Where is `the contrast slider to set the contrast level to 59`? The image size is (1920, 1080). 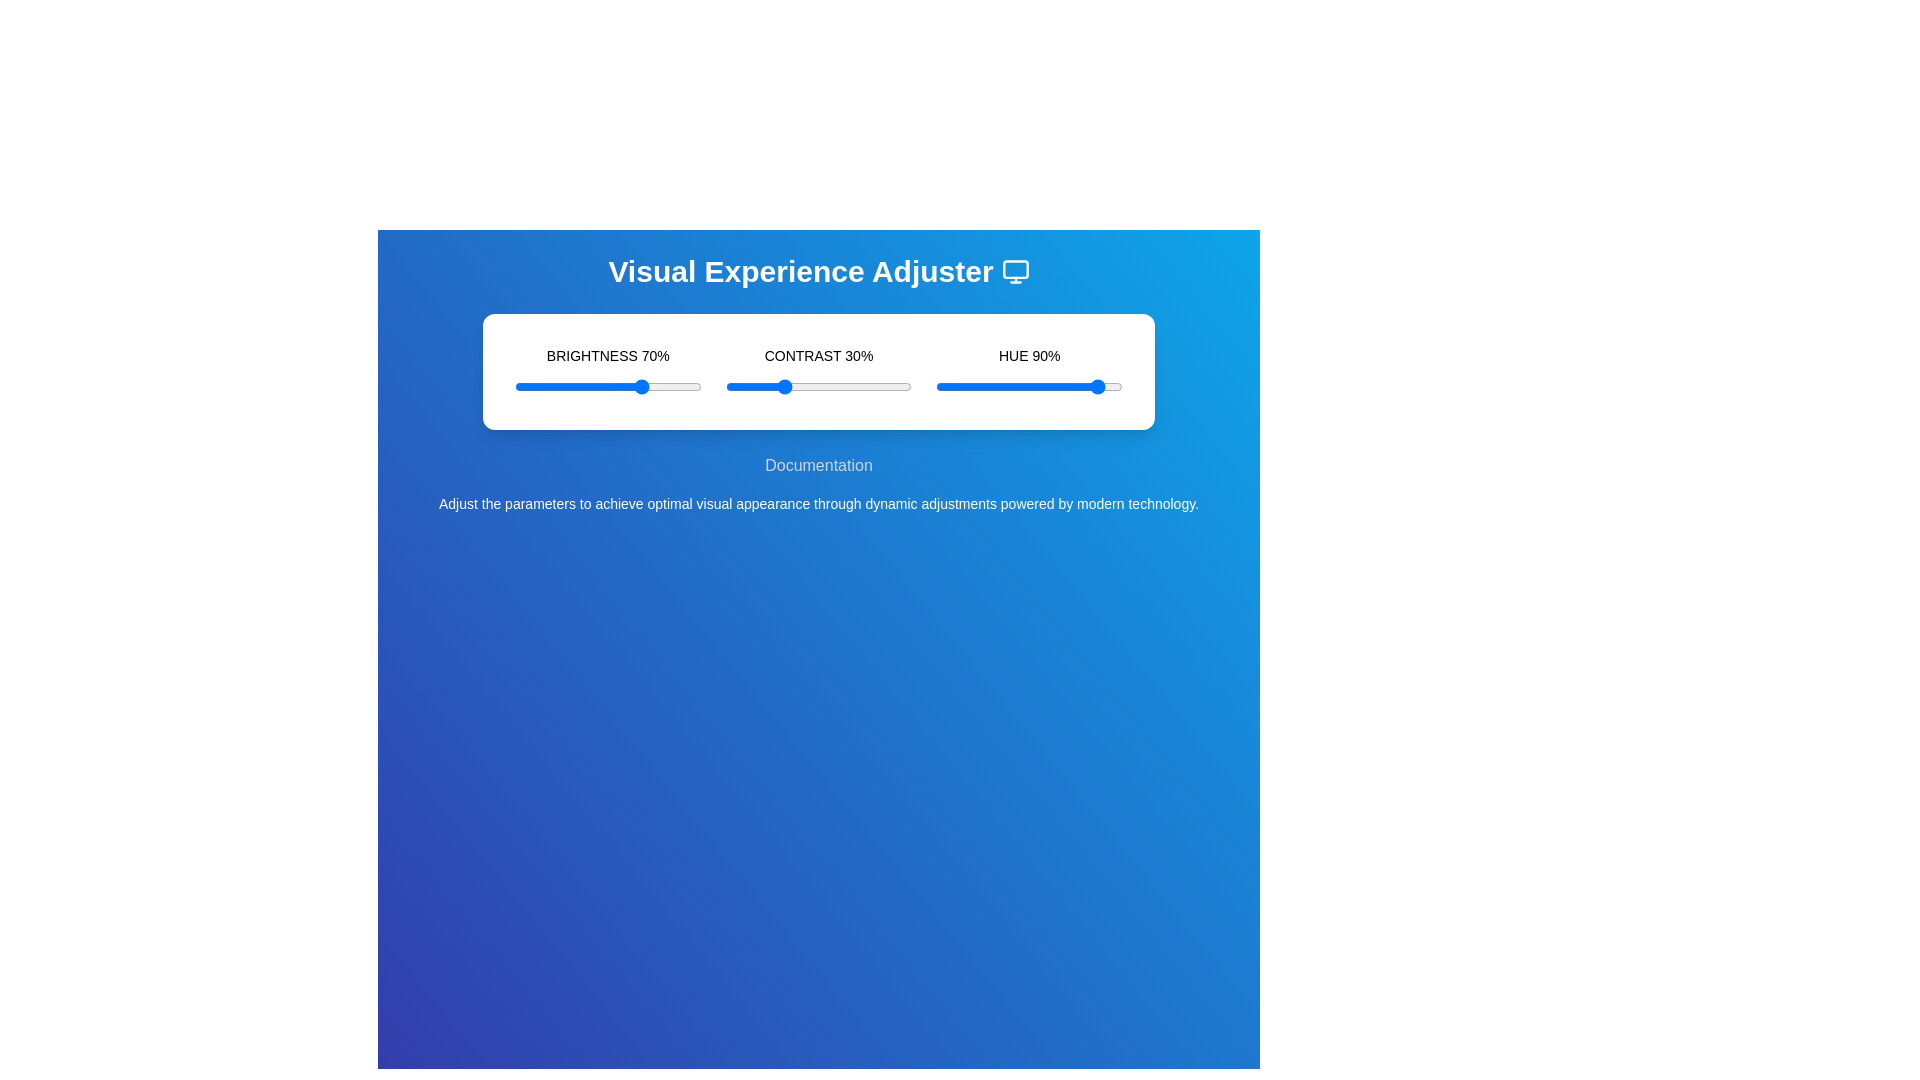
the contrast slider to set the contrast level to 59 is located at coordinates (835, 386).